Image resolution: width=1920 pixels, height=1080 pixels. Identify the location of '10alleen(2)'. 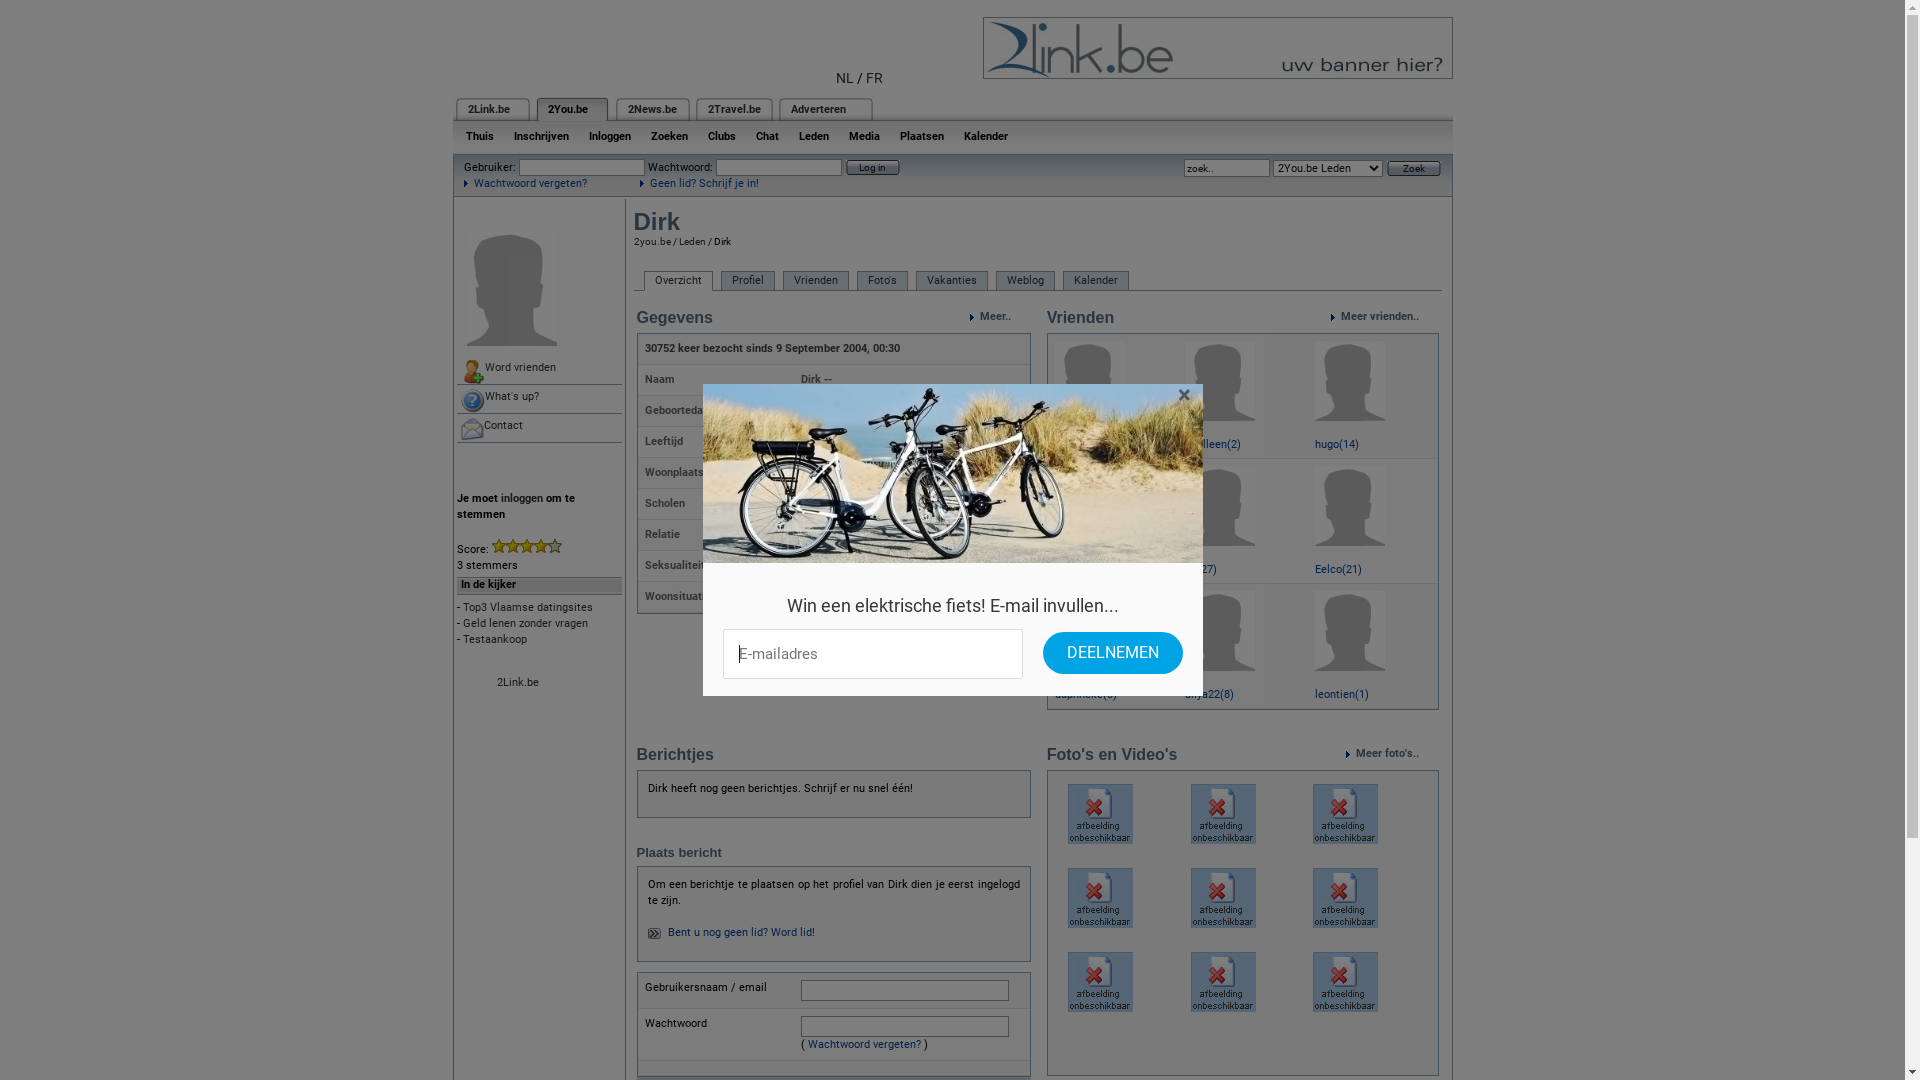
(1212, 443).